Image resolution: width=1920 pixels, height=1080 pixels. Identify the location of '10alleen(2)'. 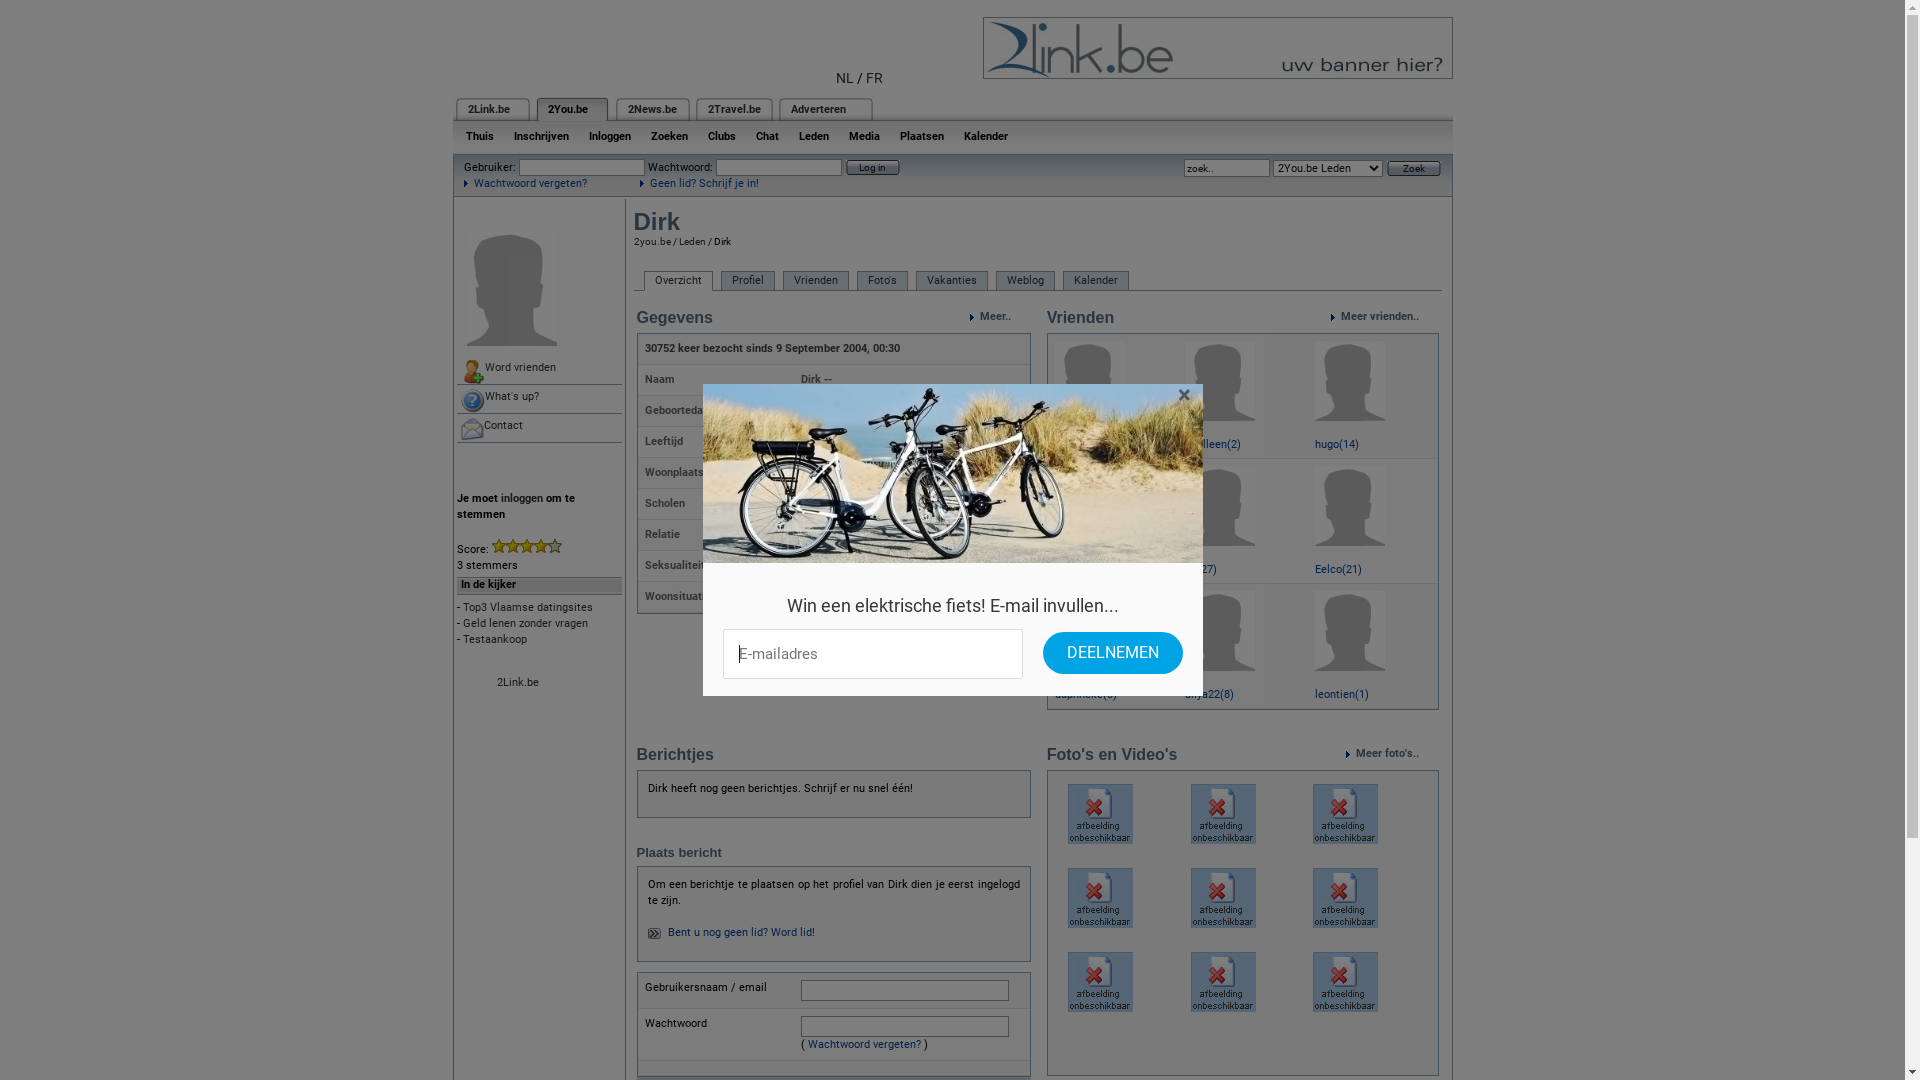
(1212, 443).